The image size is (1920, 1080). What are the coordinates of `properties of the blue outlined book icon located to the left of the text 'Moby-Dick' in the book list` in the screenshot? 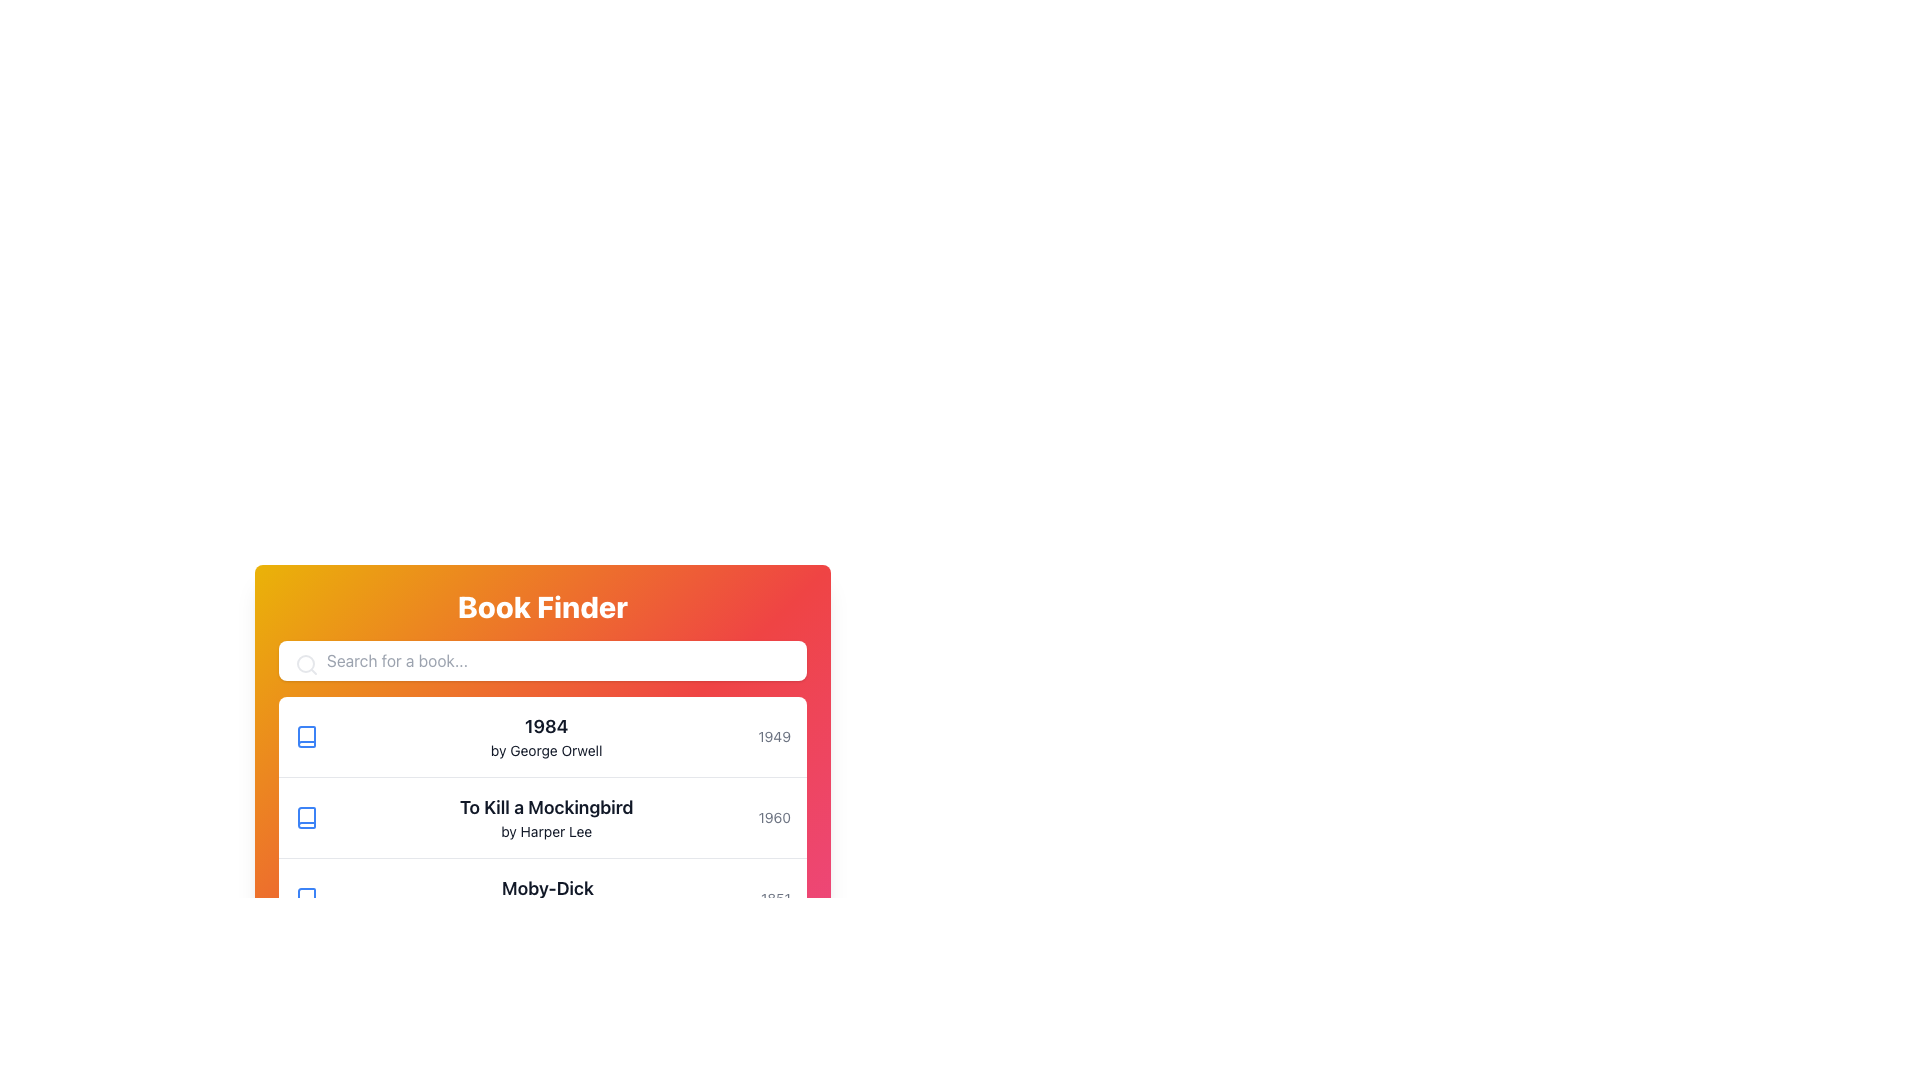 It's located at (306, 897).